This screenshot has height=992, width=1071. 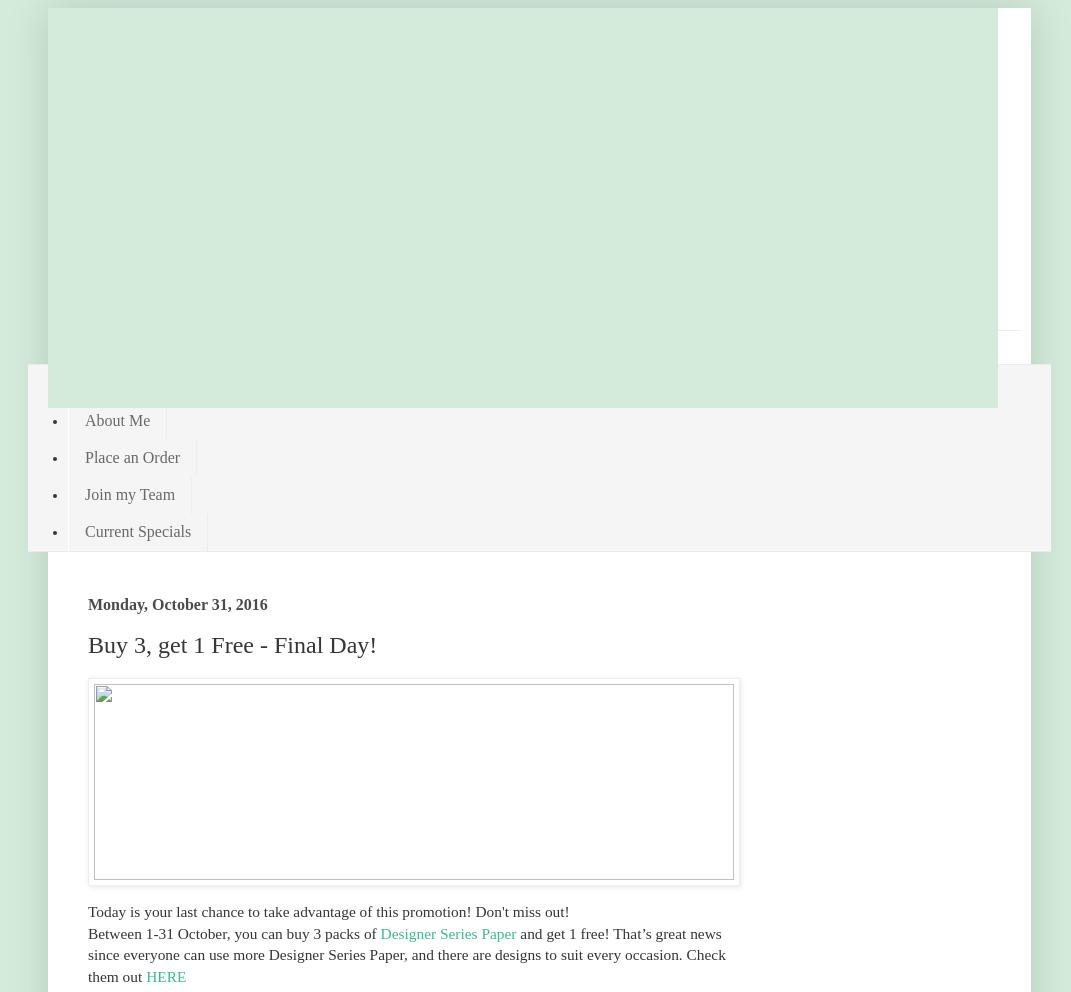 What do you see at coordinates (88, 910) in the screenshot?
I see `'Today is your last chance to take advantage of this promotion! Don't miss out!'` at bounding box center [88, 910].